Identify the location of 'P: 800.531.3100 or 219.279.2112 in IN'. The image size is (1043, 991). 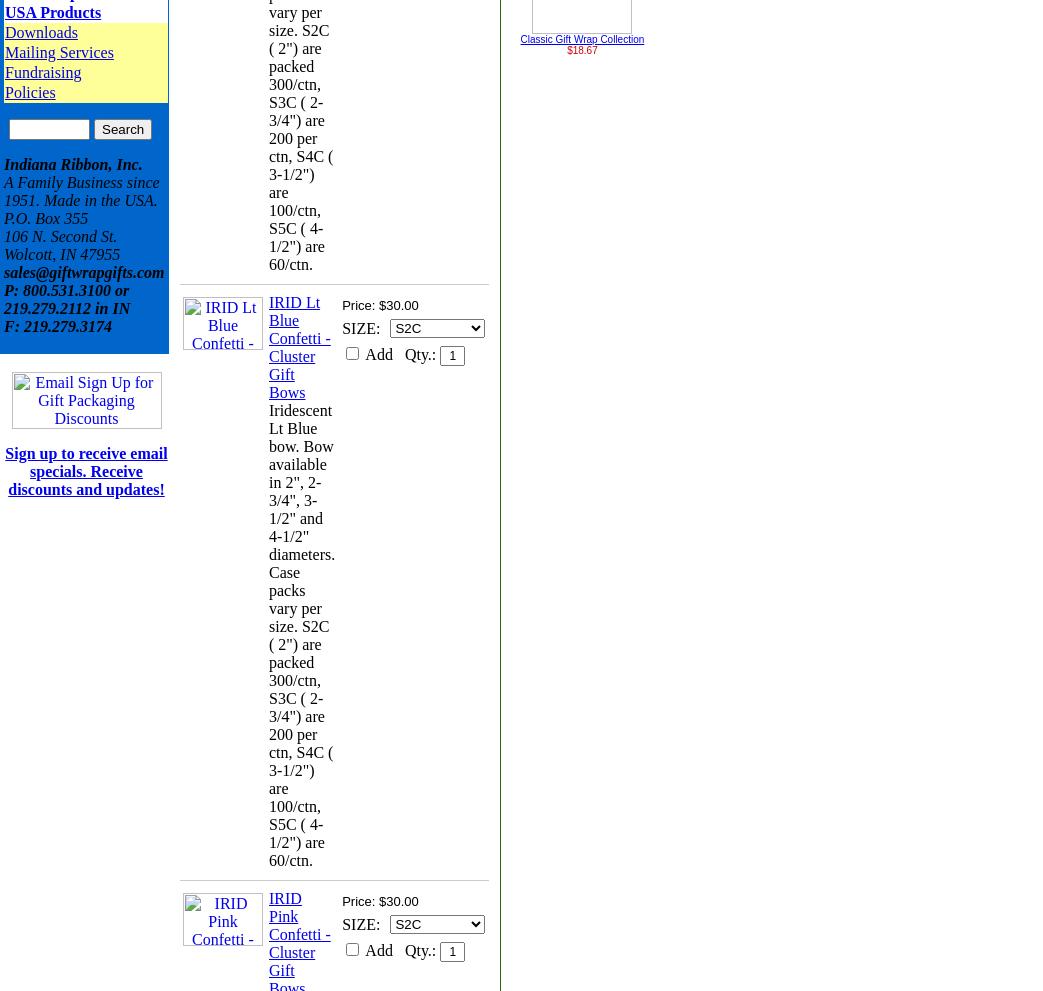
(65, 298).